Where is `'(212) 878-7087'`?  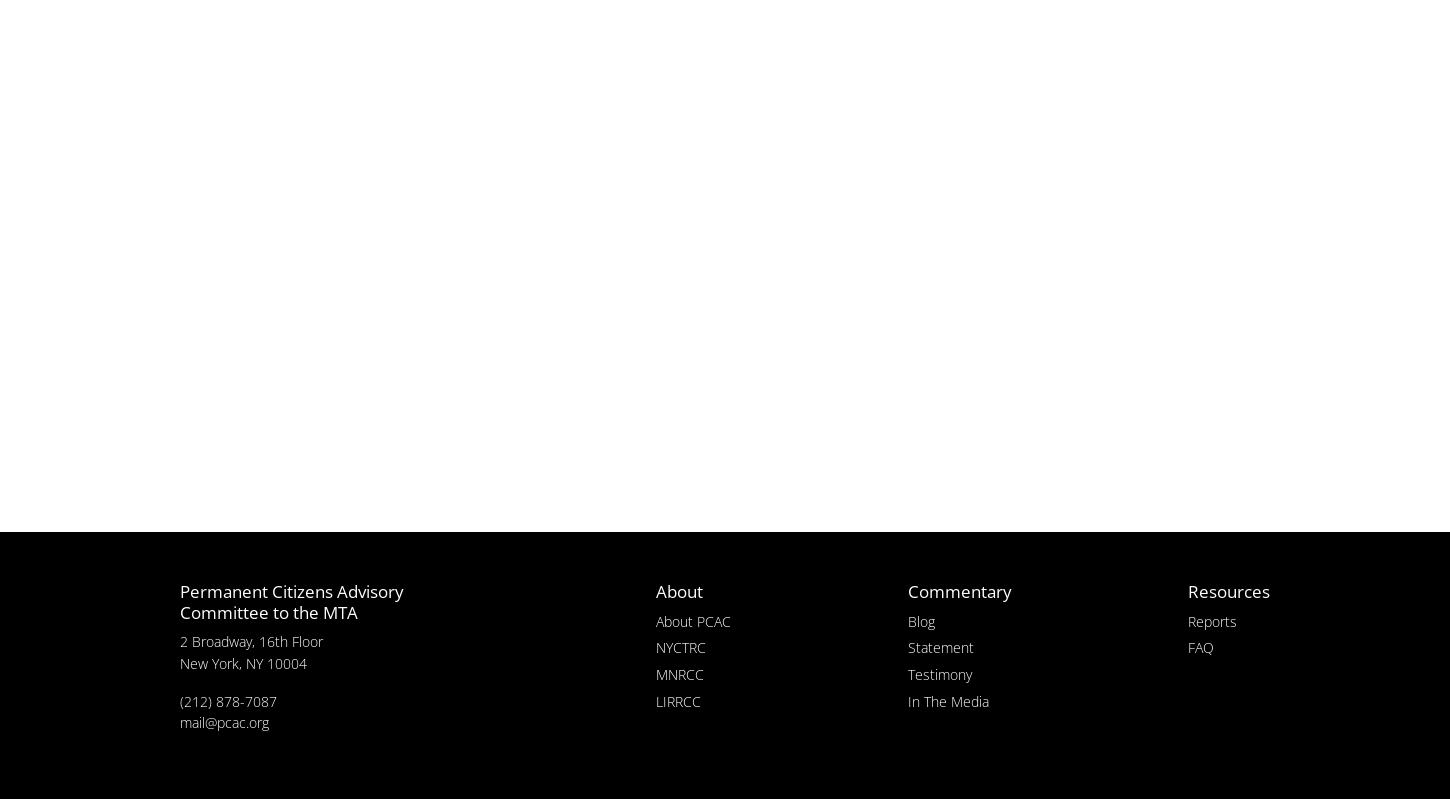
'(212) 878-7087' is located at coordinates (227, 700).